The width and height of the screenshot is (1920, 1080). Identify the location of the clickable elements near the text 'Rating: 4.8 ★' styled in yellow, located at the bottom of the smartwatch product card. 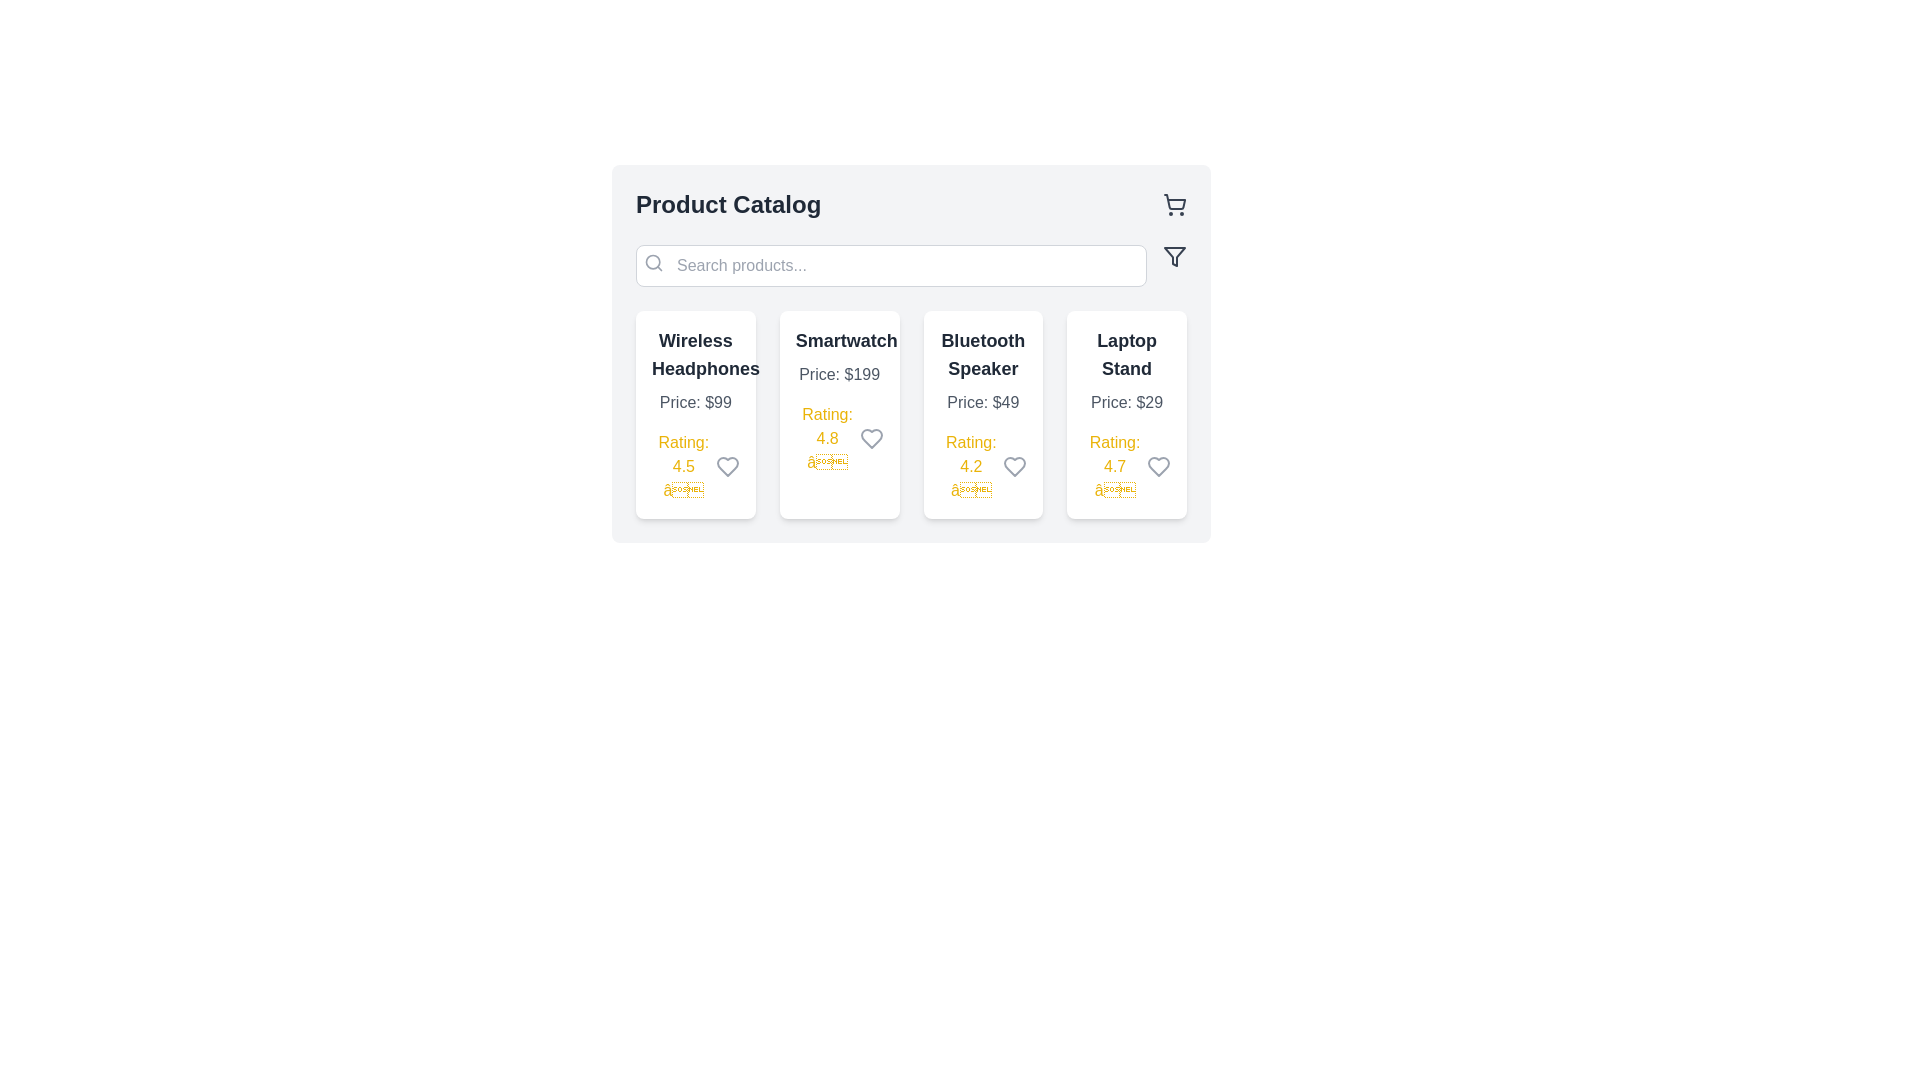
(839, 438).